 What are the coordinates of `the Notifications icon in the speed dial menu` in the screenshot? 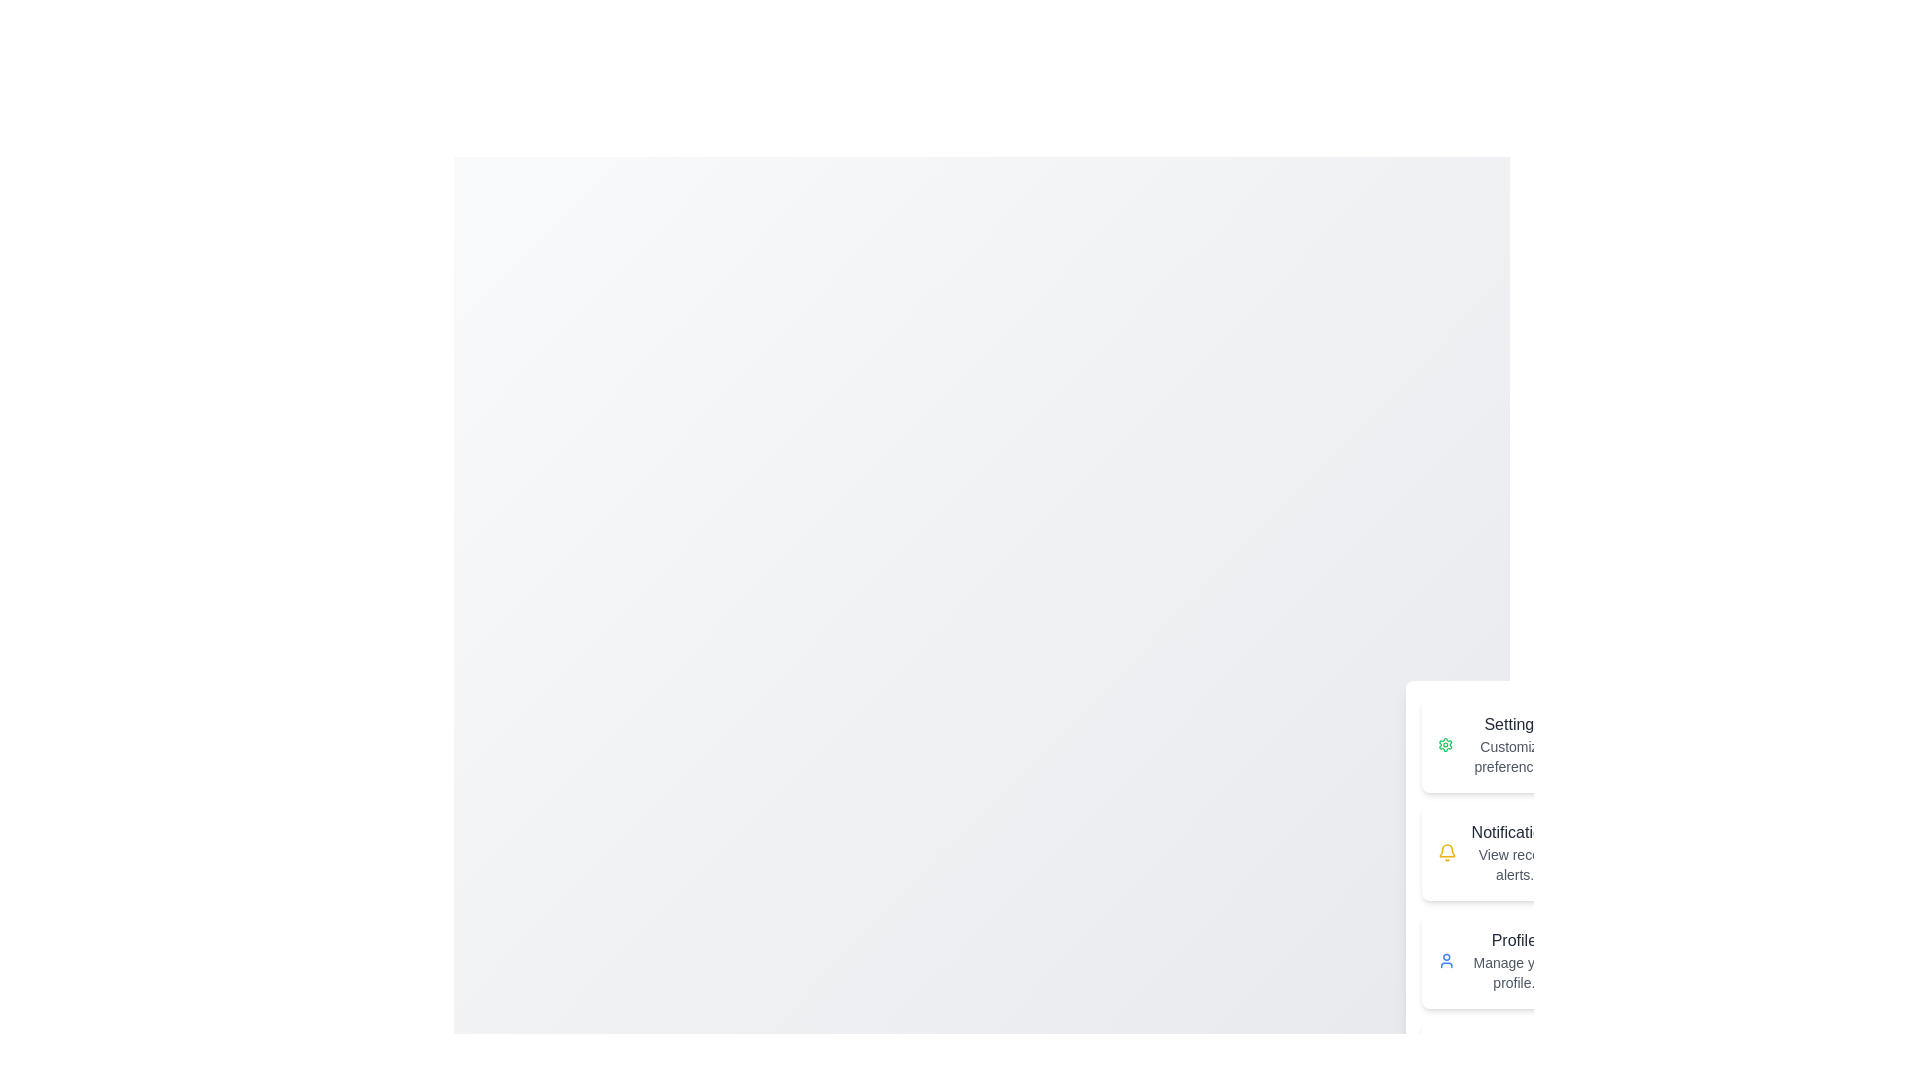 It's located at (1447, 852).